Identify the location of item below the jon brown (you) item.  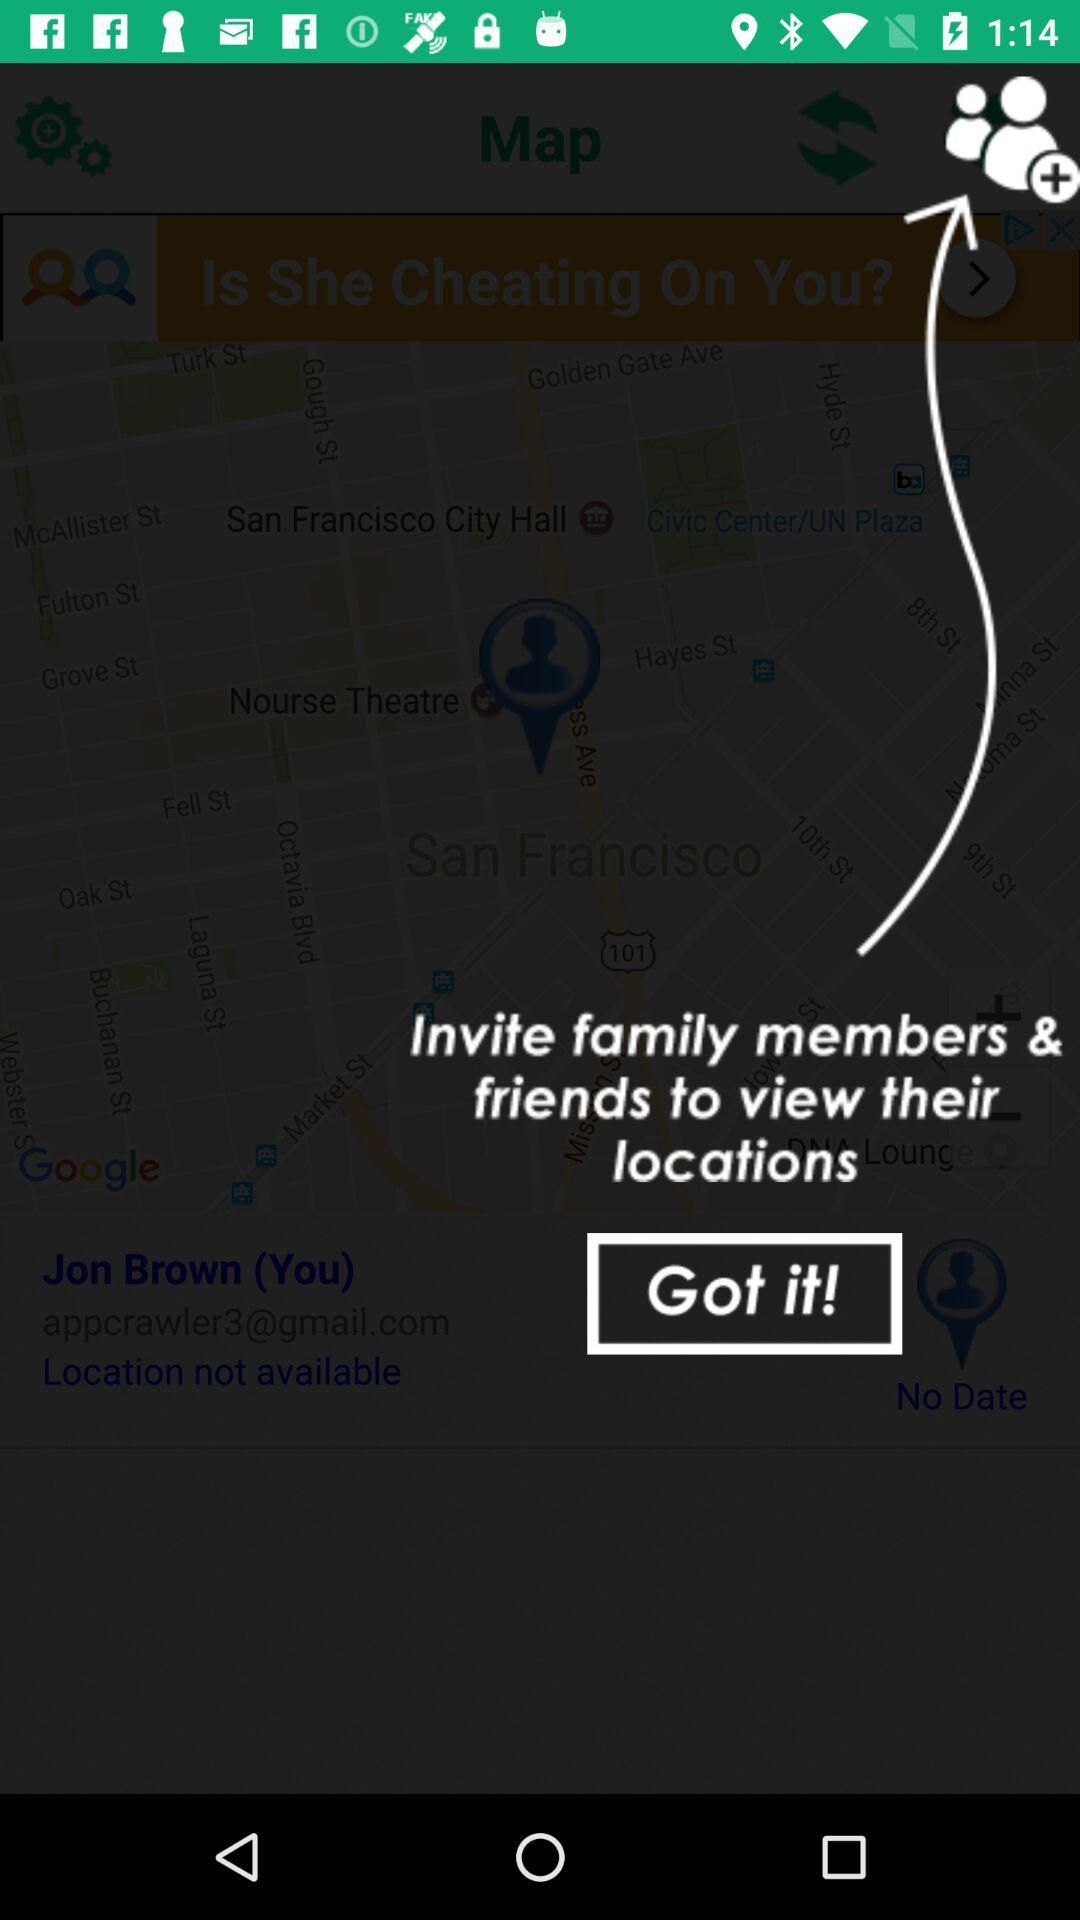
(437, 1320).